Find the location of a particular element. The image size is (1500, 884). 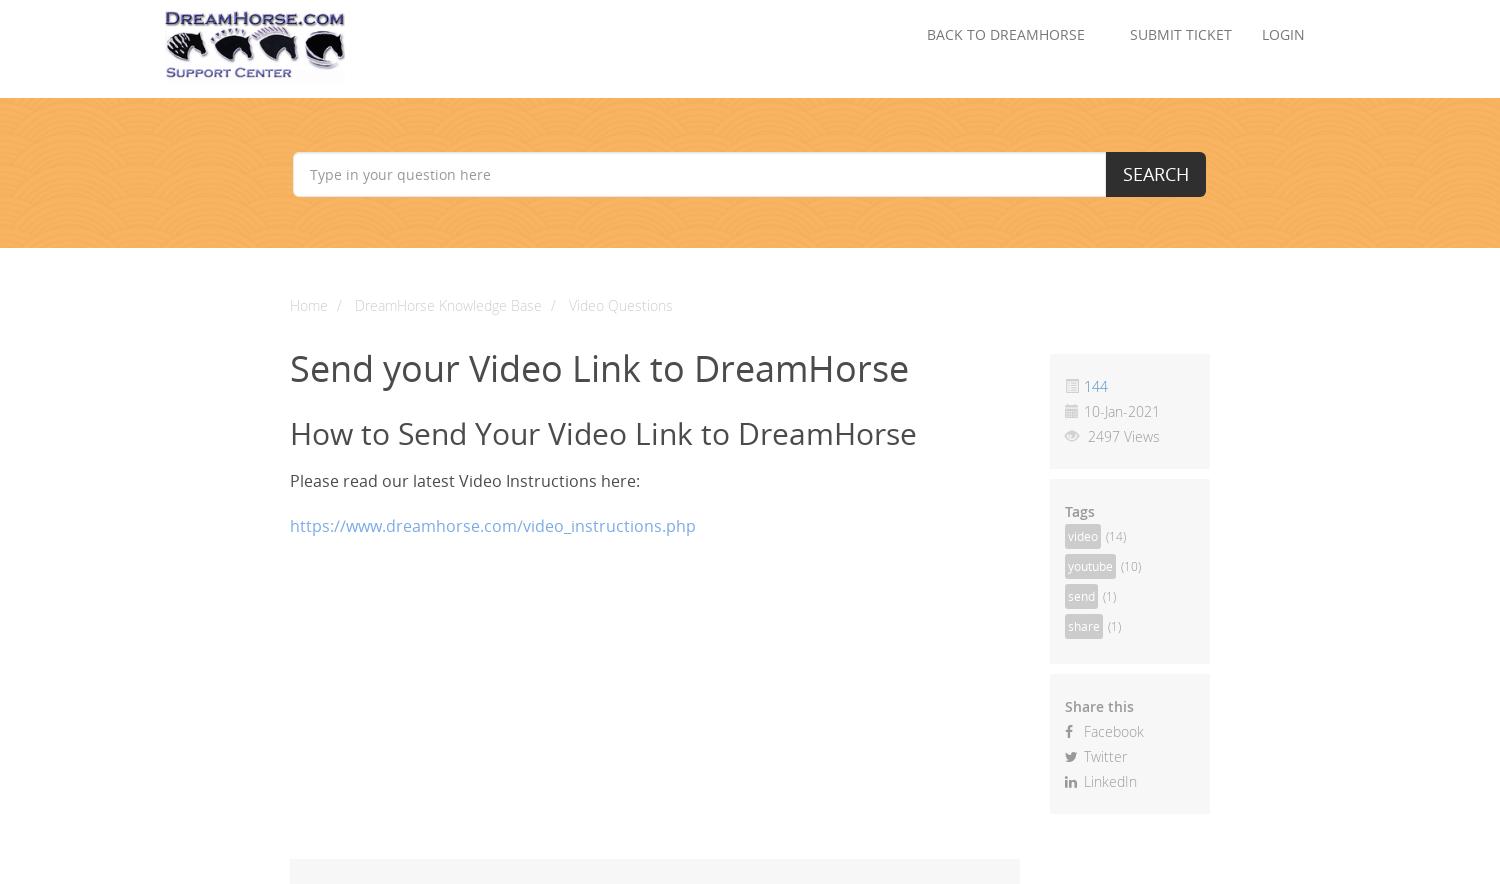

'share' is located at coordinates (1083, 626).